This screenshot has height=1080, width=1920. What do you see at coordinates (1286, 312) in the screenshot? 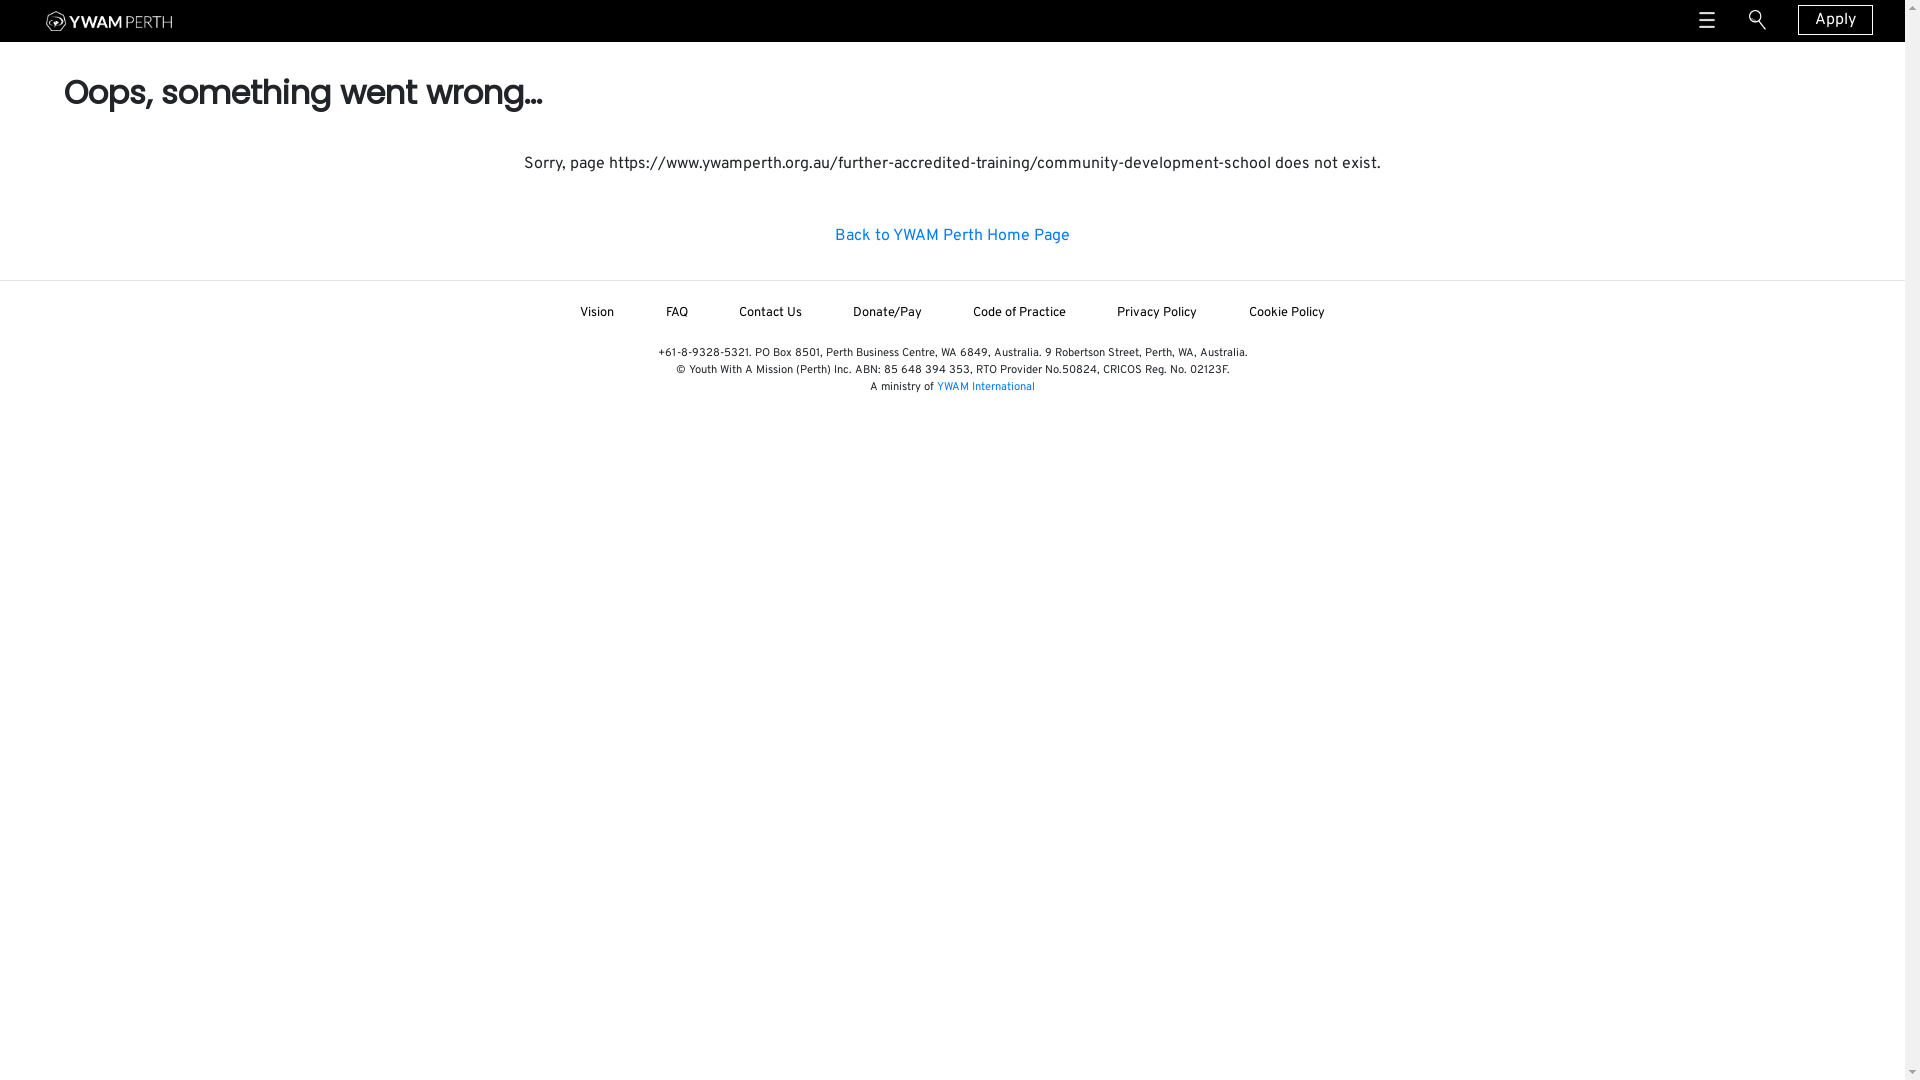
I see `'Cookie Policy'` at bounding box center [1286, 312].